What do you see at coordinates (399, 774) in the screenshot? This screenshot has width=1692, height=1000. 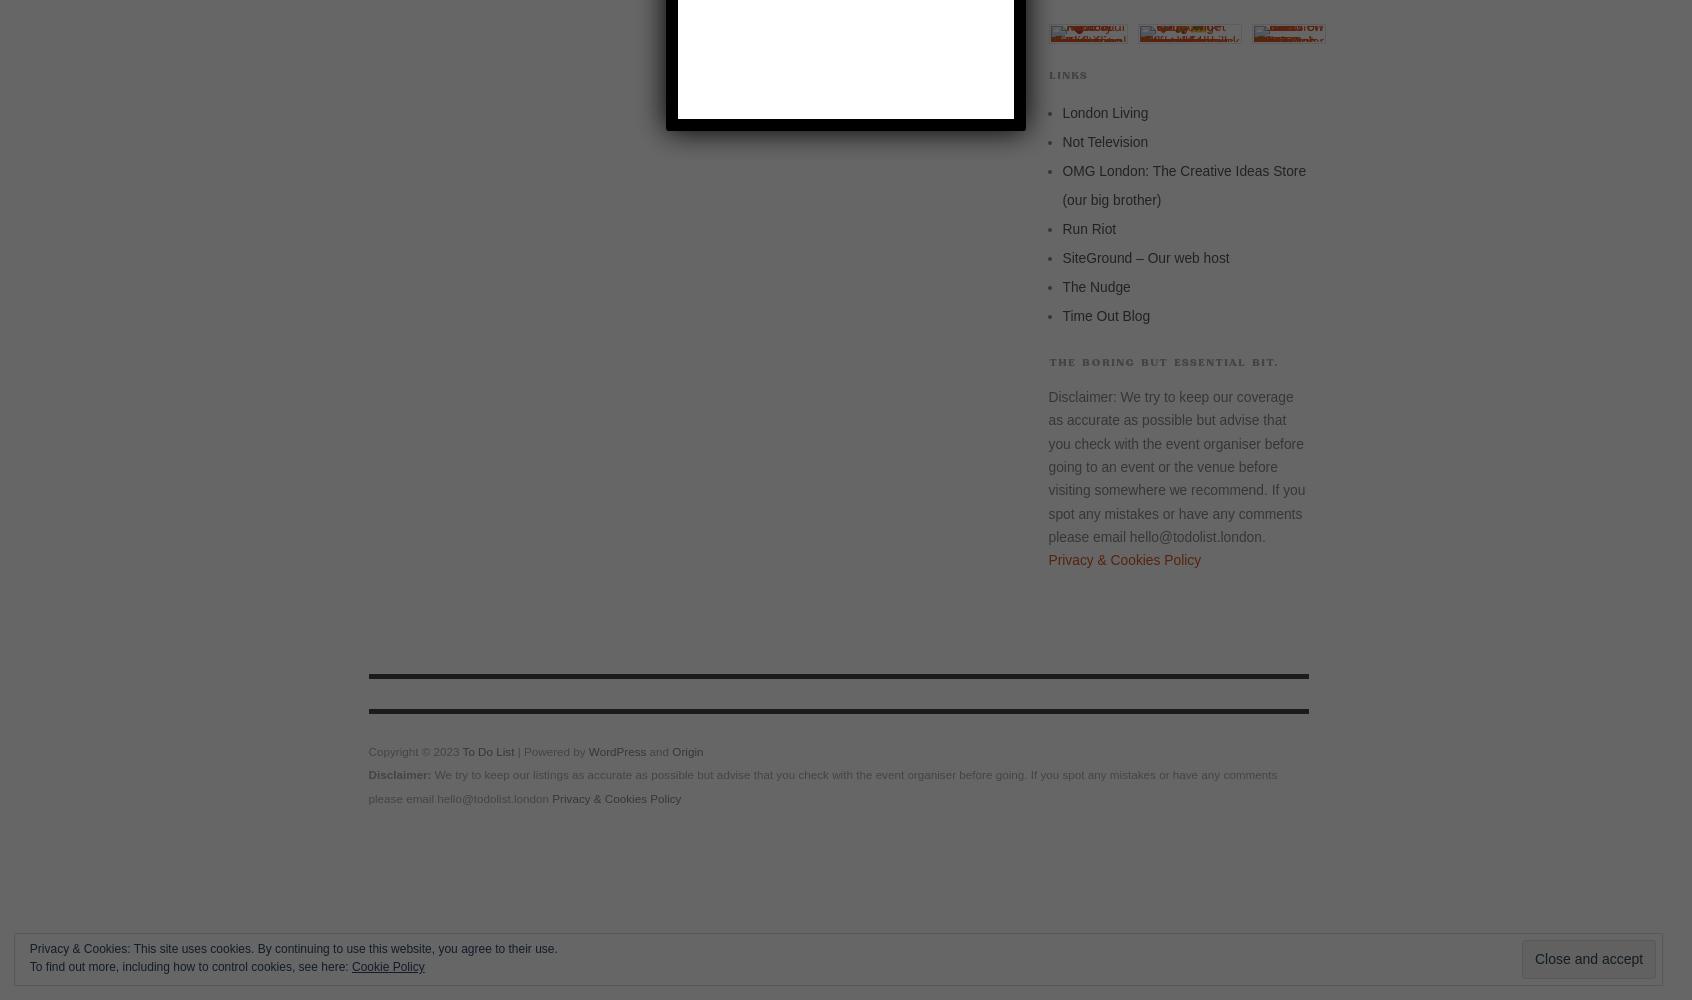 I see `'Disclaimer:'` at bounding box center [399, 774].